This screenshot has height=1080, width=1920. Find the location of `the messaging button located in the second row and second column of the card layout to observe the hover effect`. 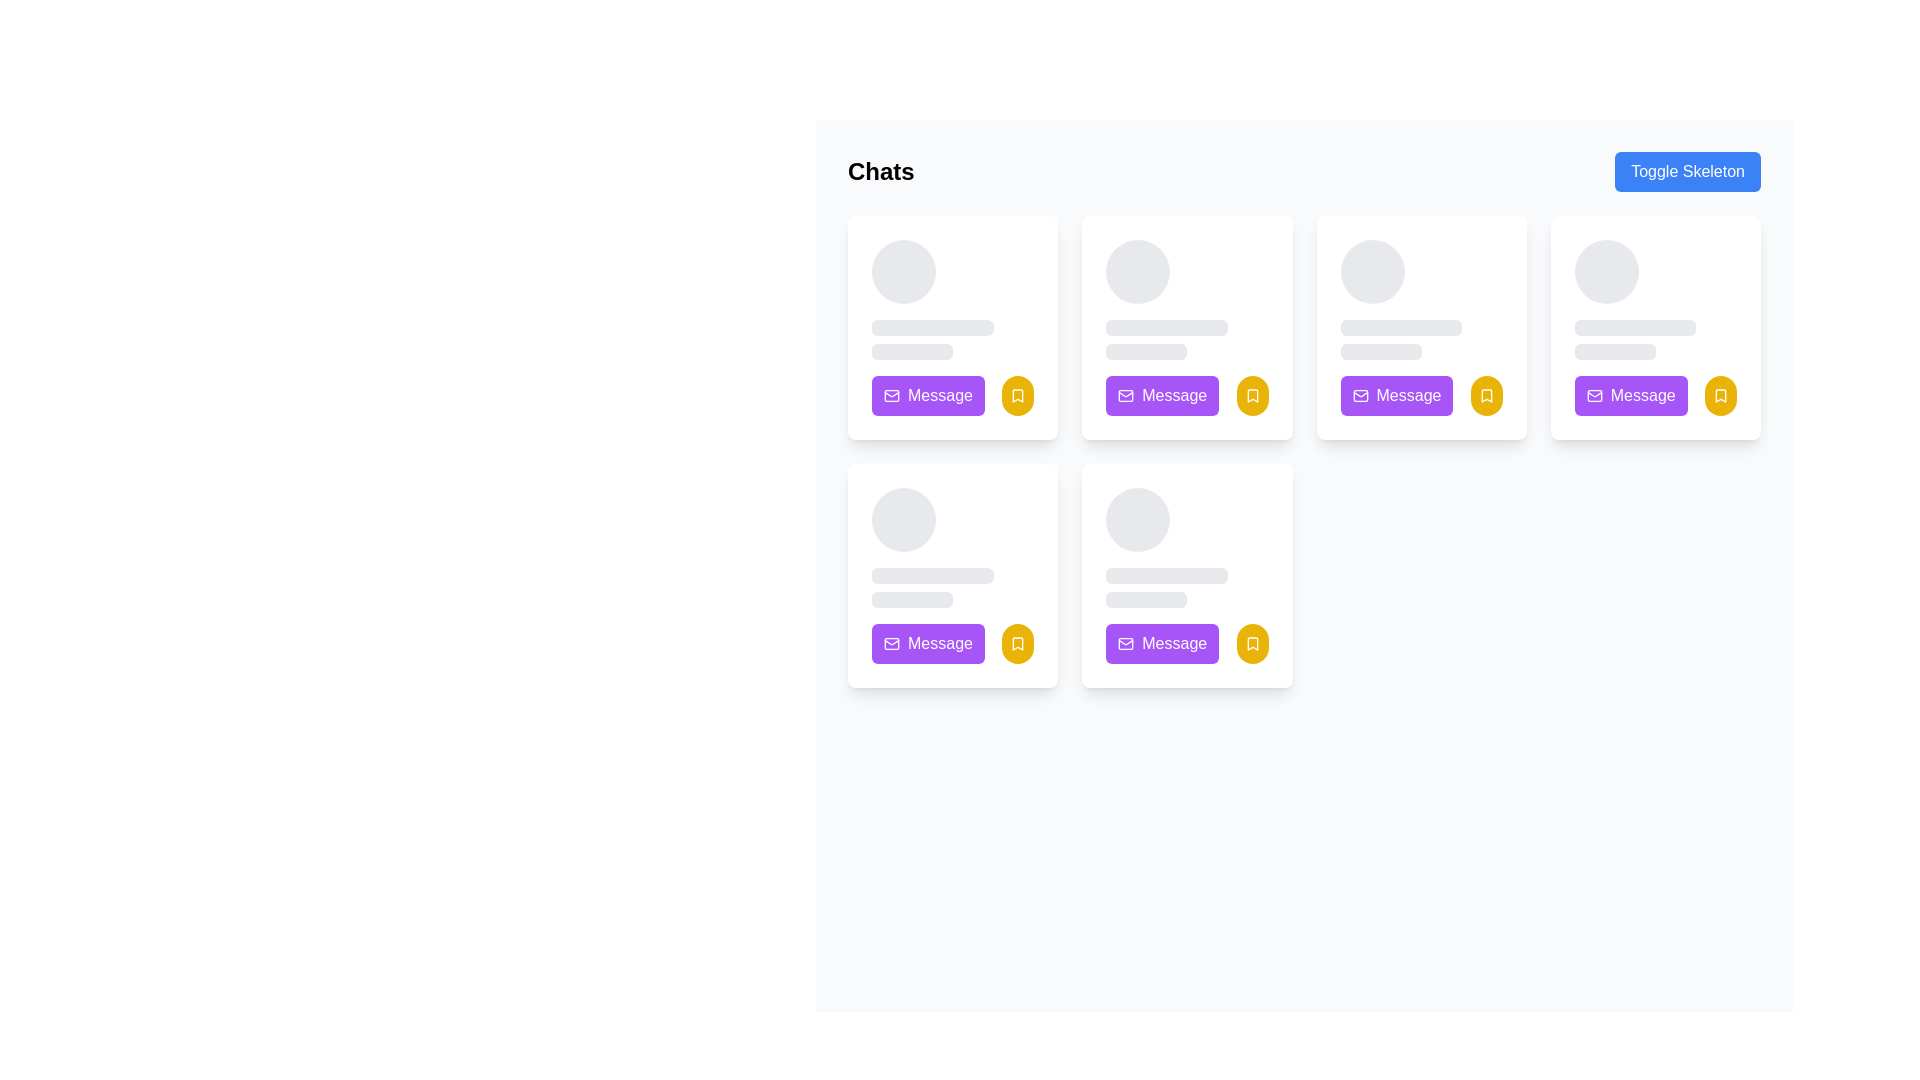

the messaging button located in the second row and second column of the card layout to observe the hover effect is located at coordinates (952, 644).